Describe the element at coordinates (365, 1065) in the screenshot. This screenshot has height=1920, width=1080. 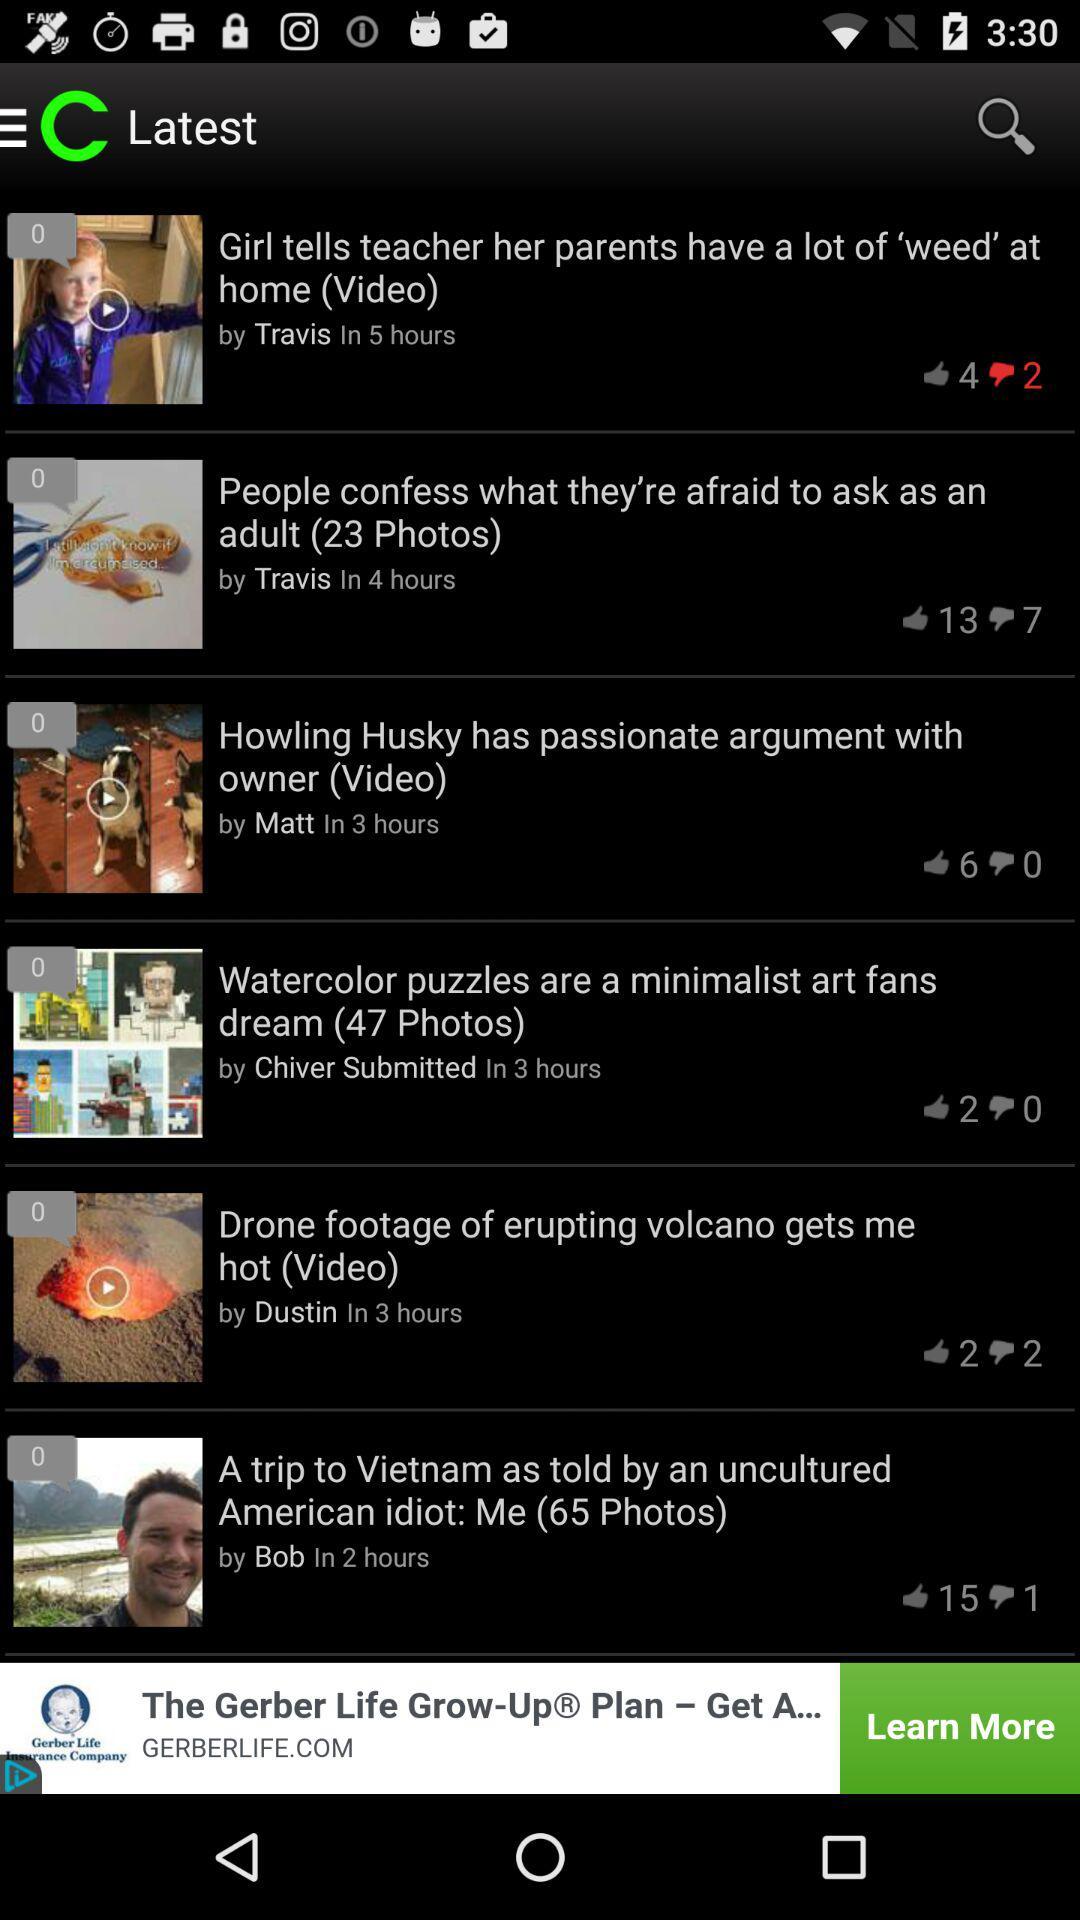
I see `the icon next to in 3 hours item` at that location.